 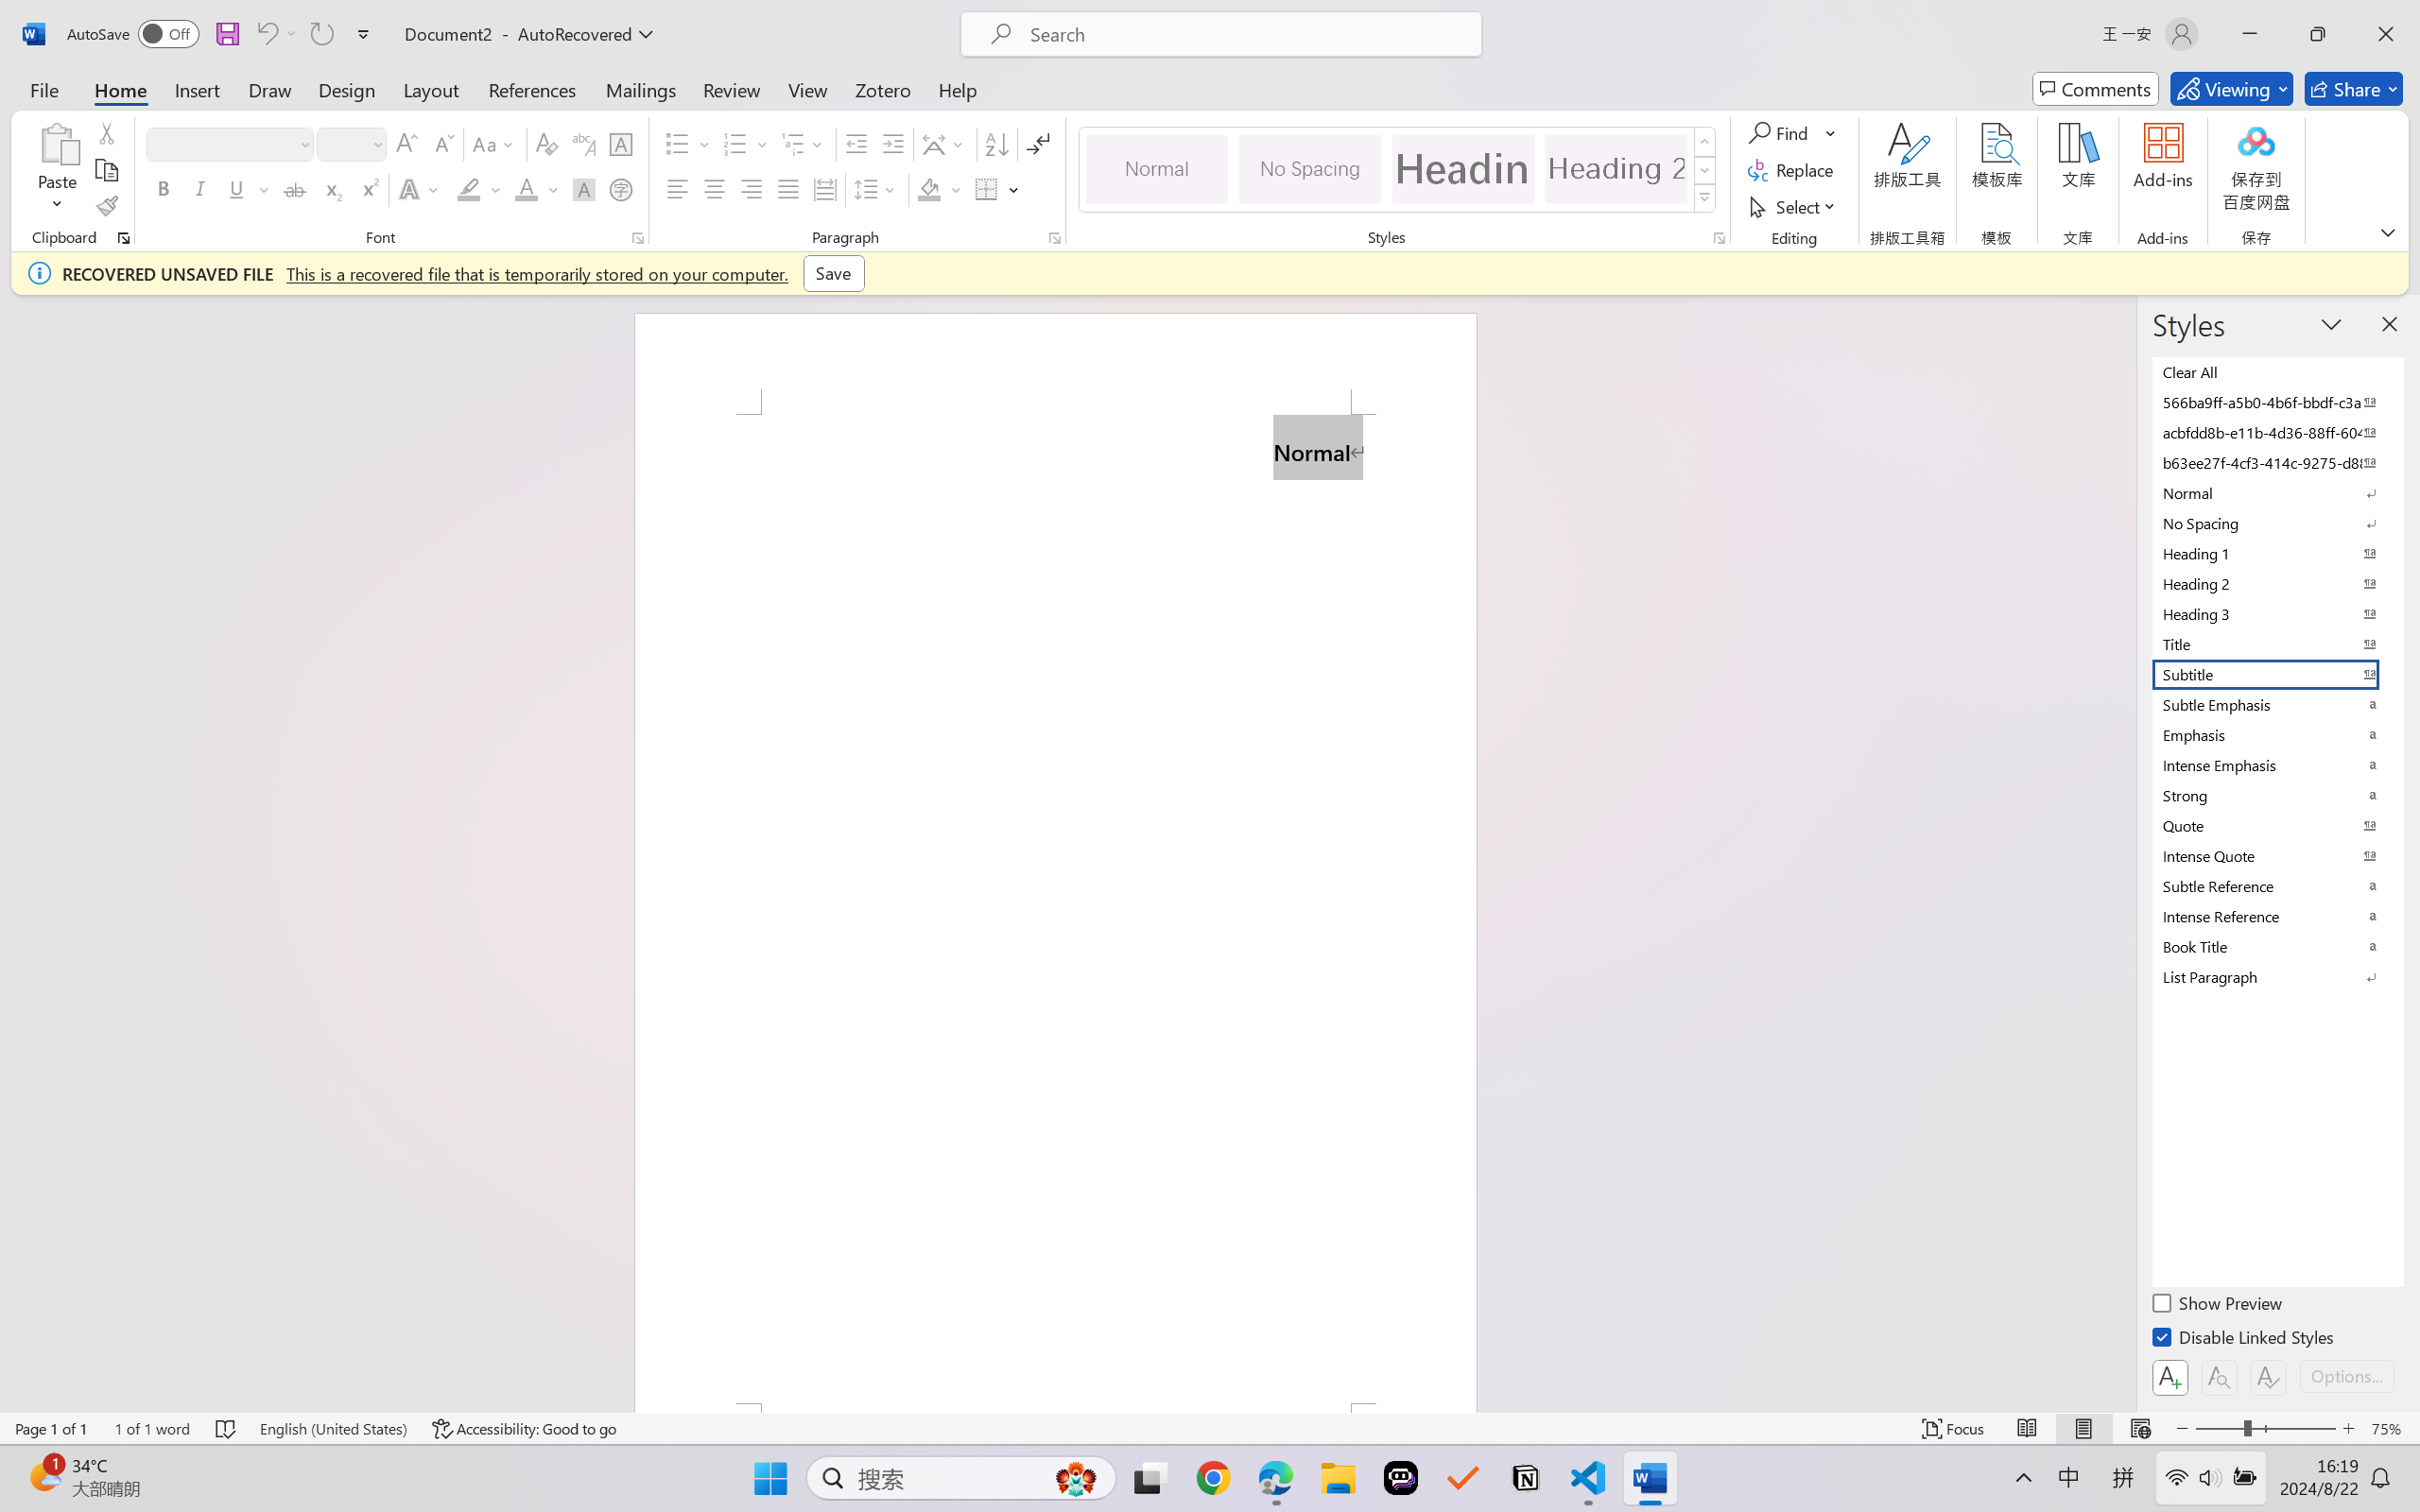 What do you see at coordinates (2275, 612) in the screenshot?
I see `'Heading 3'` at bounding box center [2275, 612].